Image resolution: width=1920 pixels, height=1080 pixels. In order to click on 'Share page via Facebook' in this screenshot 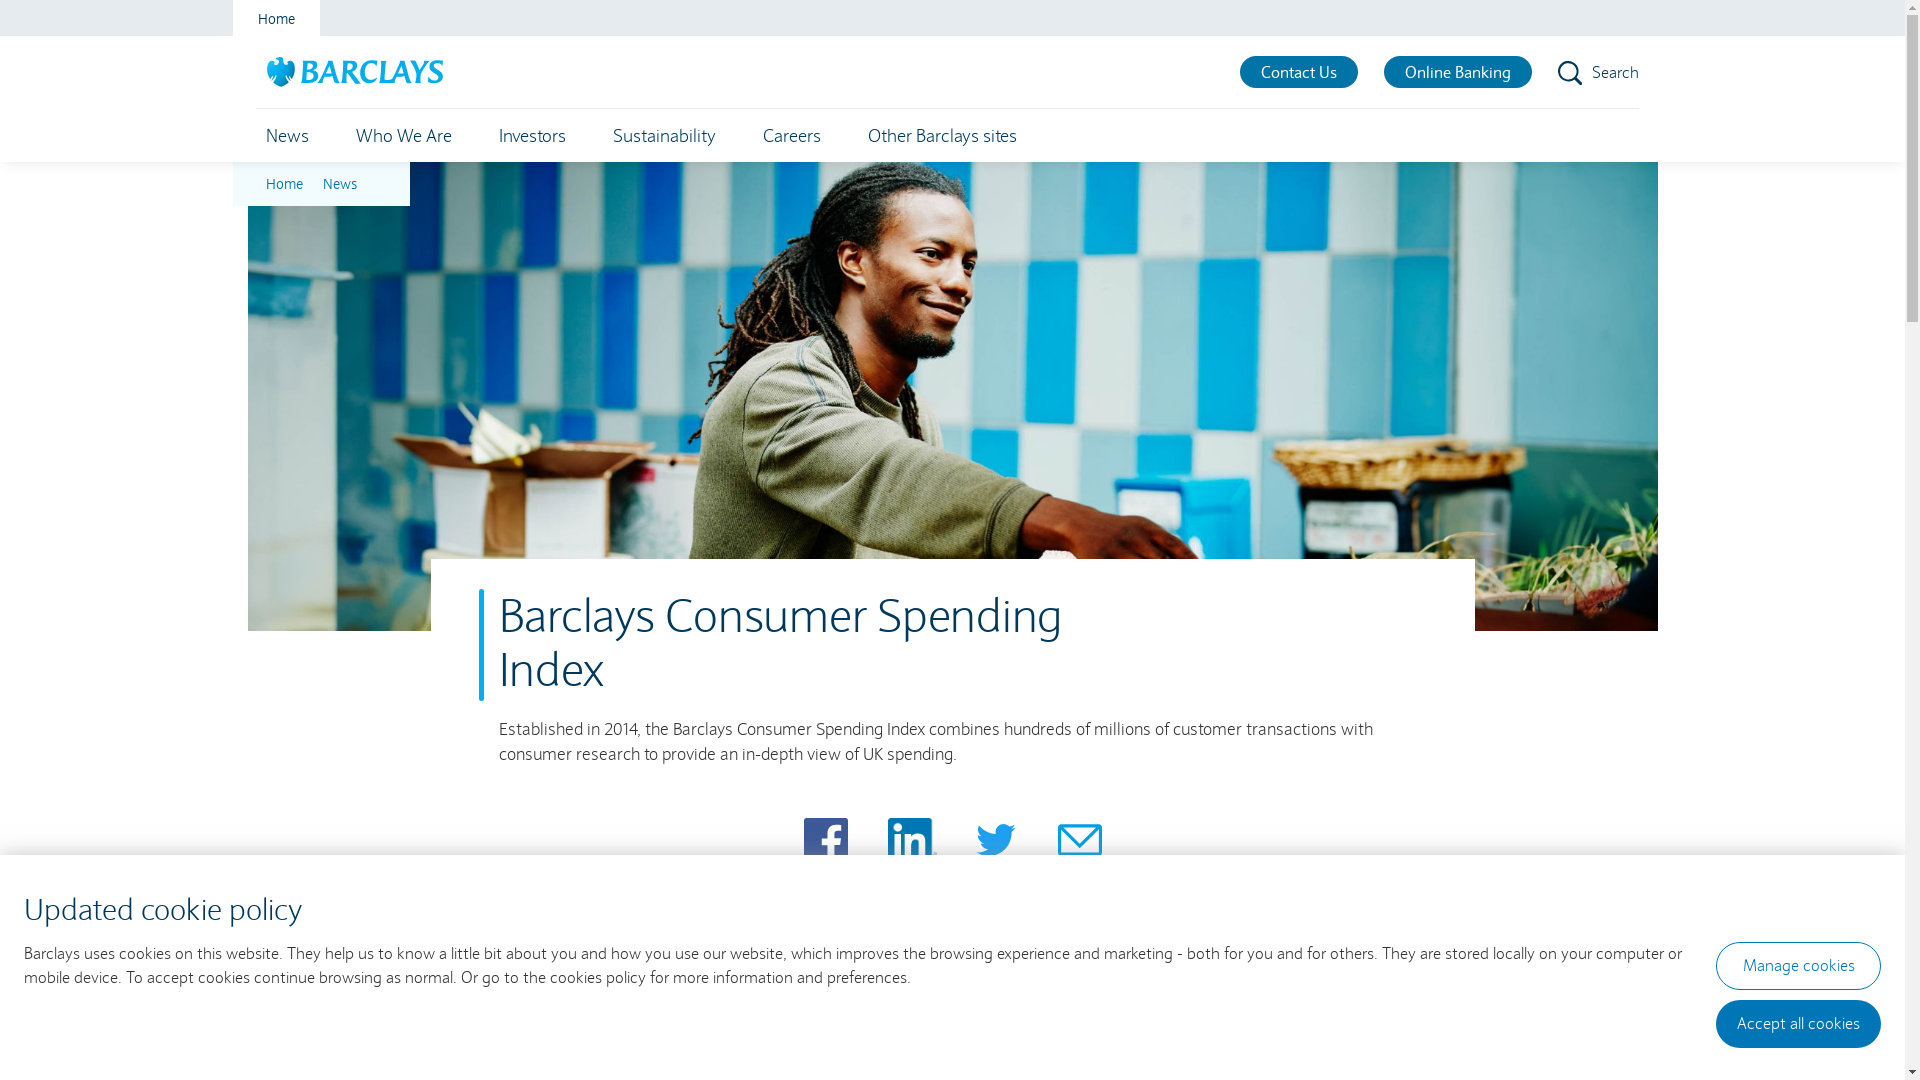, I will do `click(804, 840)`.